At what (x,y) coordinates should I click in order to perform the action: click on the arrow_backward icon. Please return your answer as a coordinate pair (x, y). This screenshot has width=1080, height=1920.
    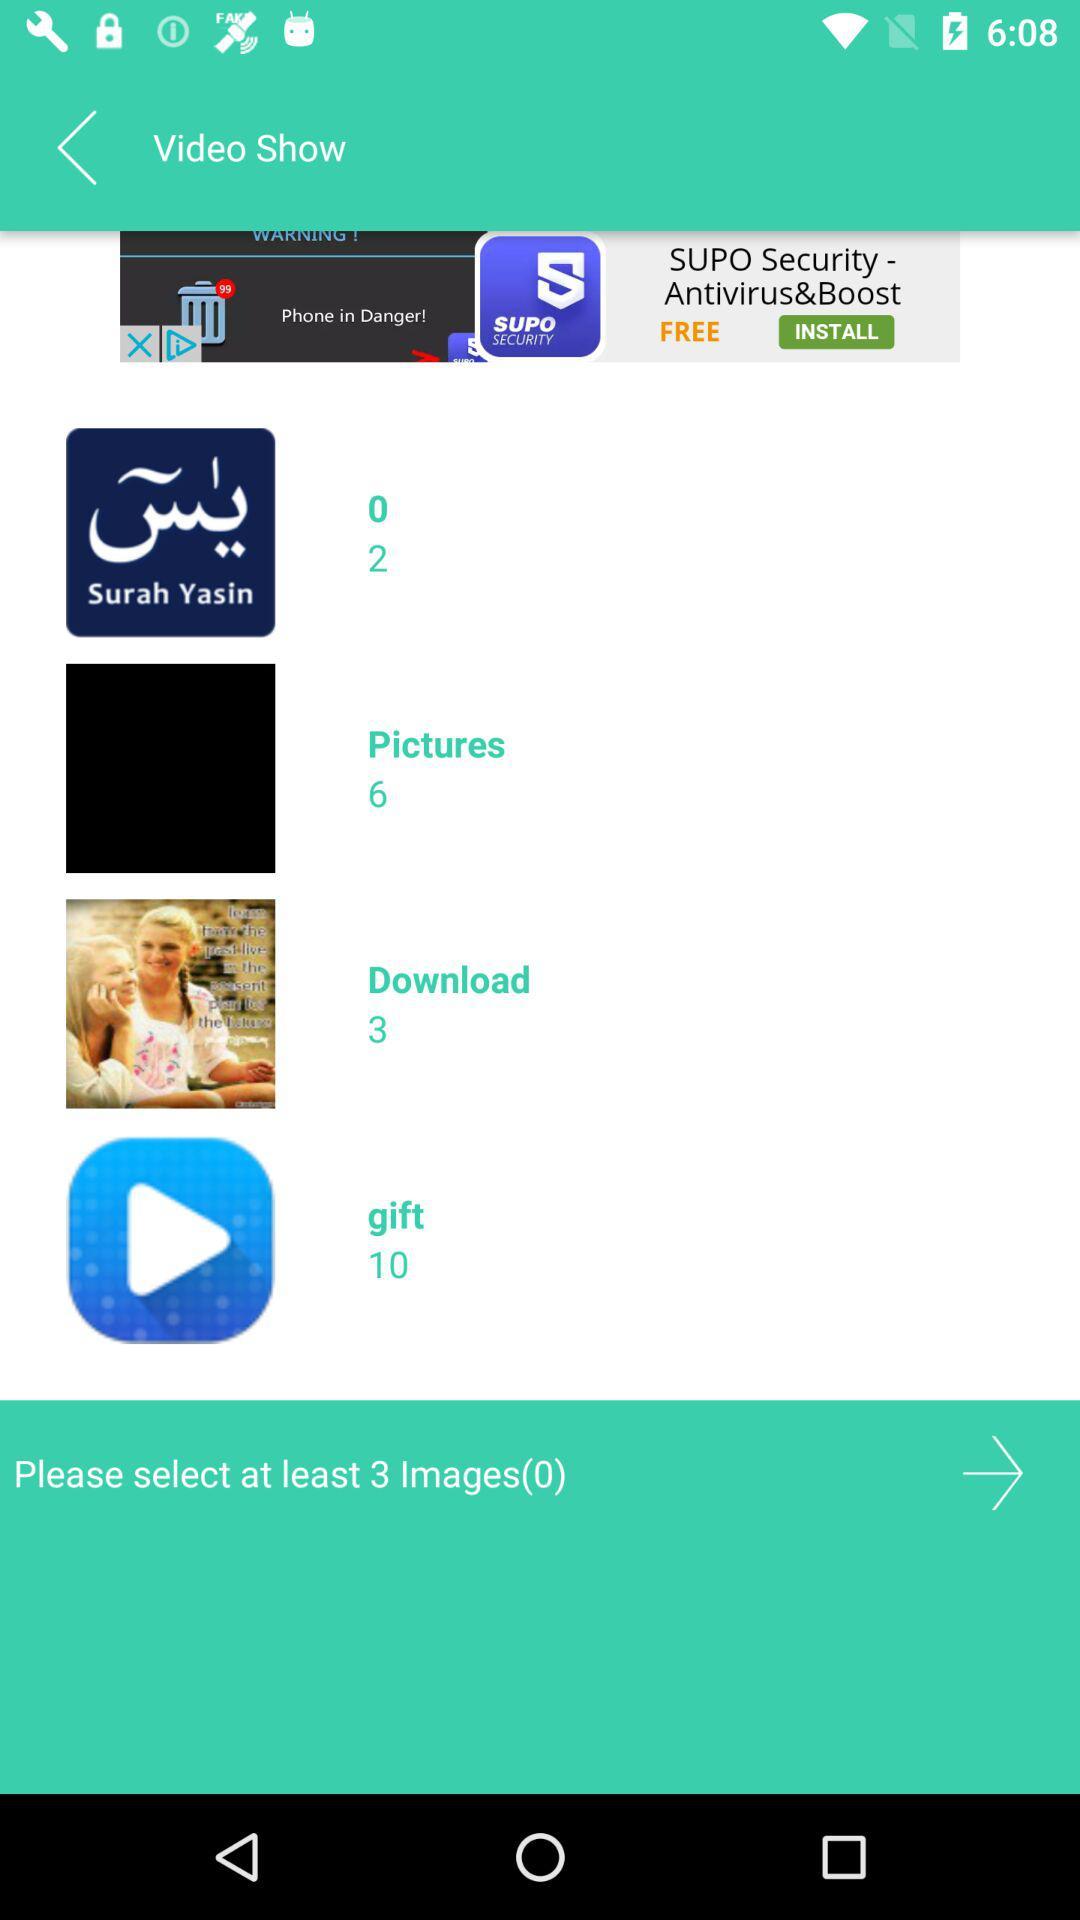
    Looking at the image, I should click on (75, 146).